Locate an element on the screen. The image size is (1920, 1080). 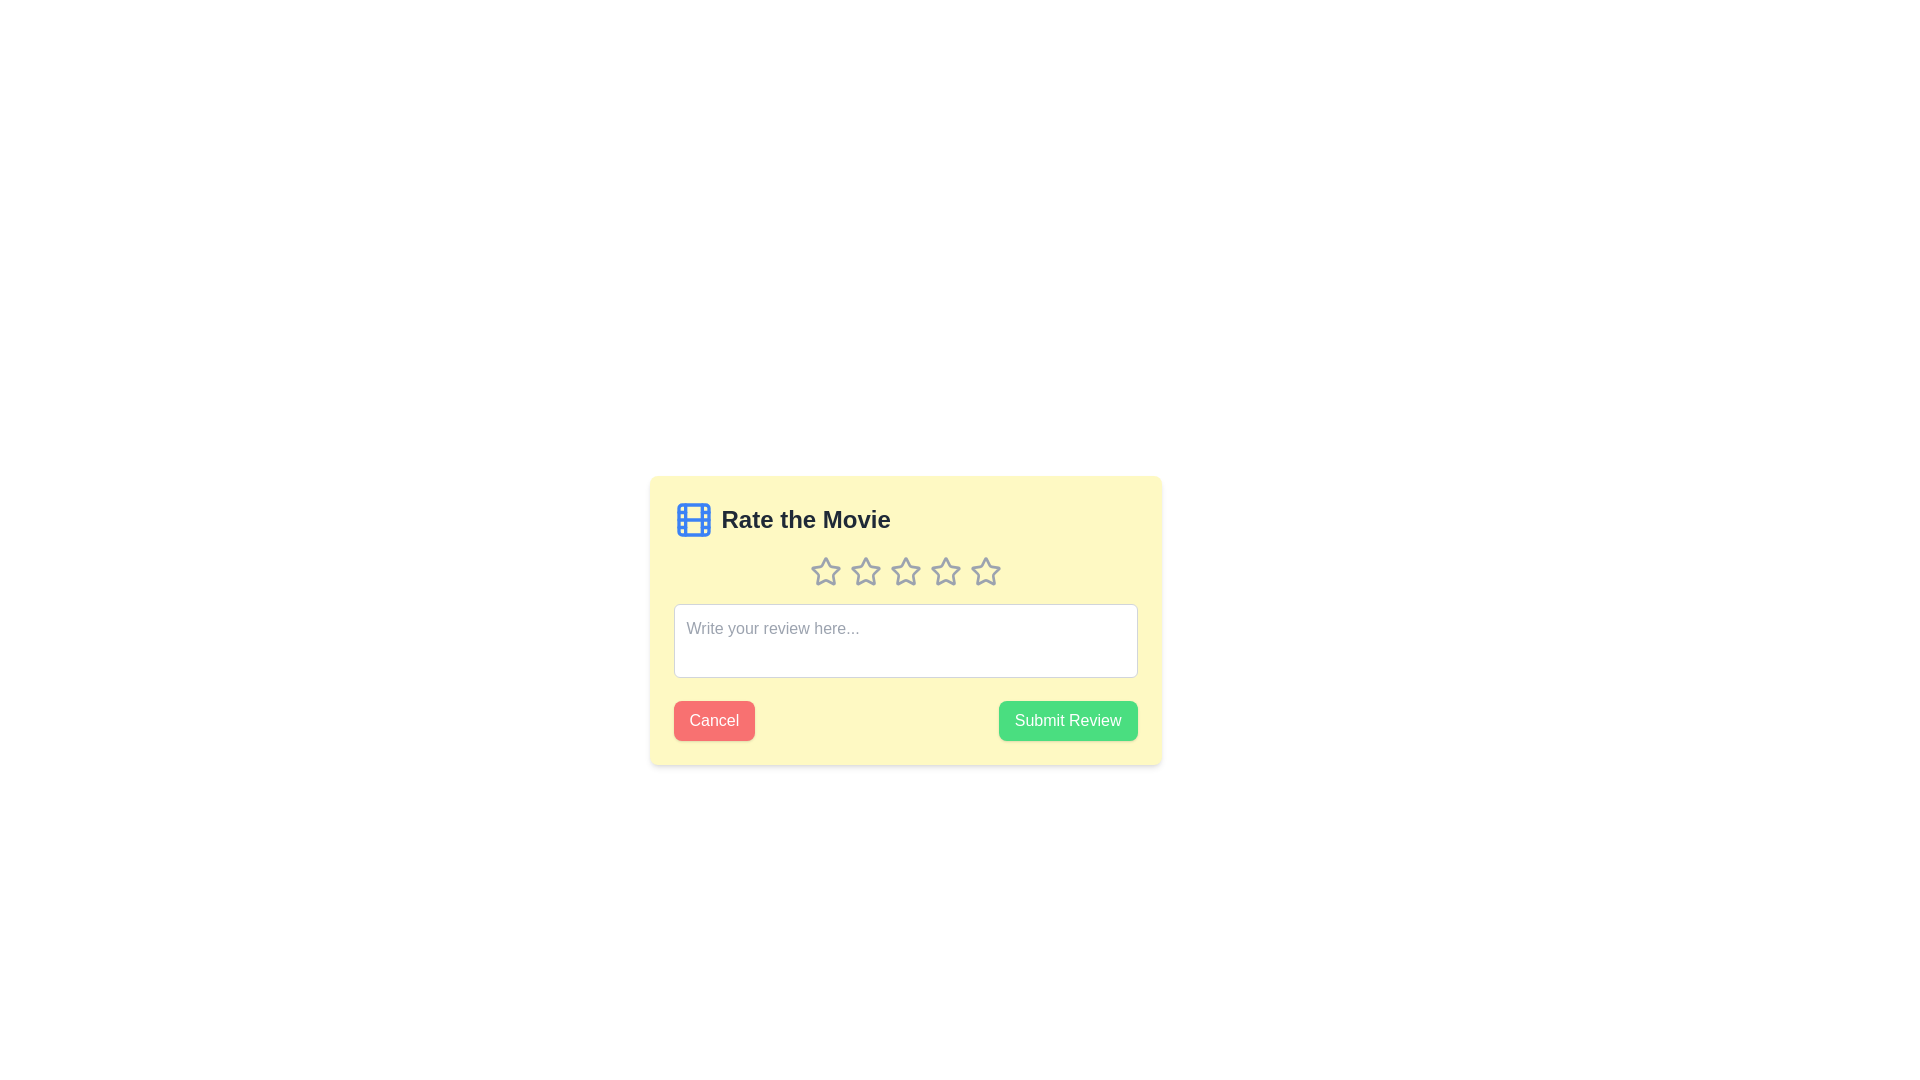
the cancel button located at the bottom-left corner of the dialog box is located at coordinates (714, 721).